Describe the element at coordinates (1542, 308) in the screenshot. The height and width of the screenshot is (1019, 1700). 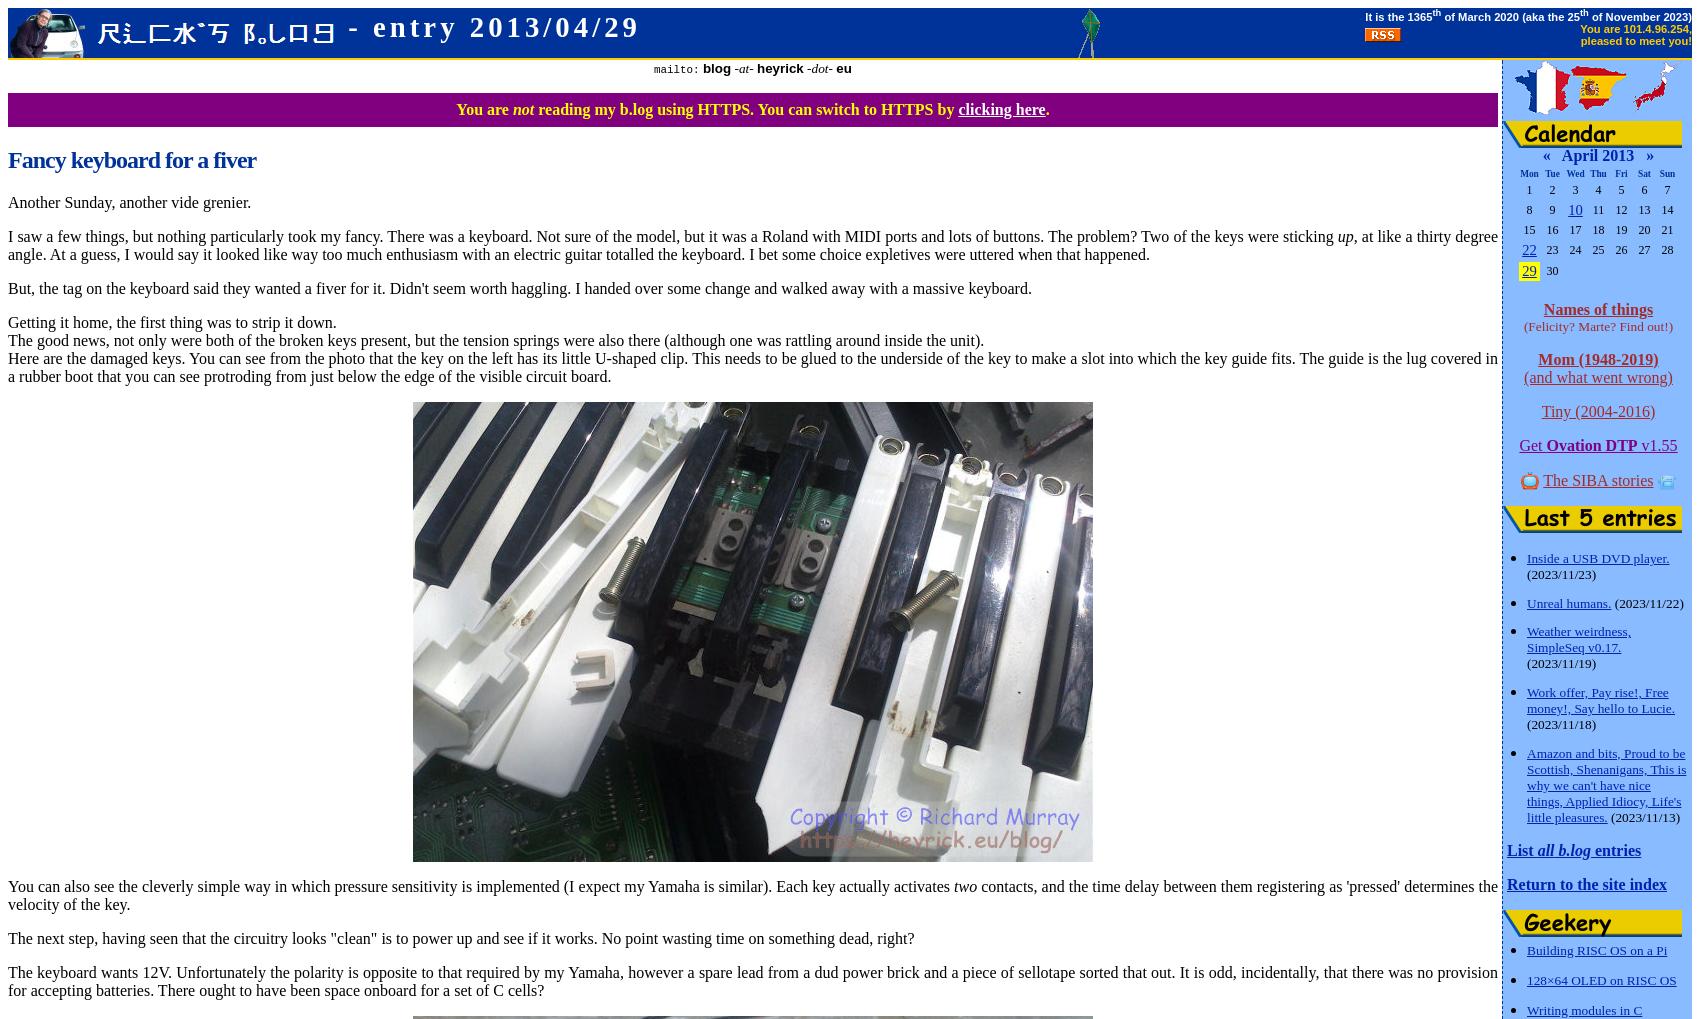
I see `'Names of things'` at that location.